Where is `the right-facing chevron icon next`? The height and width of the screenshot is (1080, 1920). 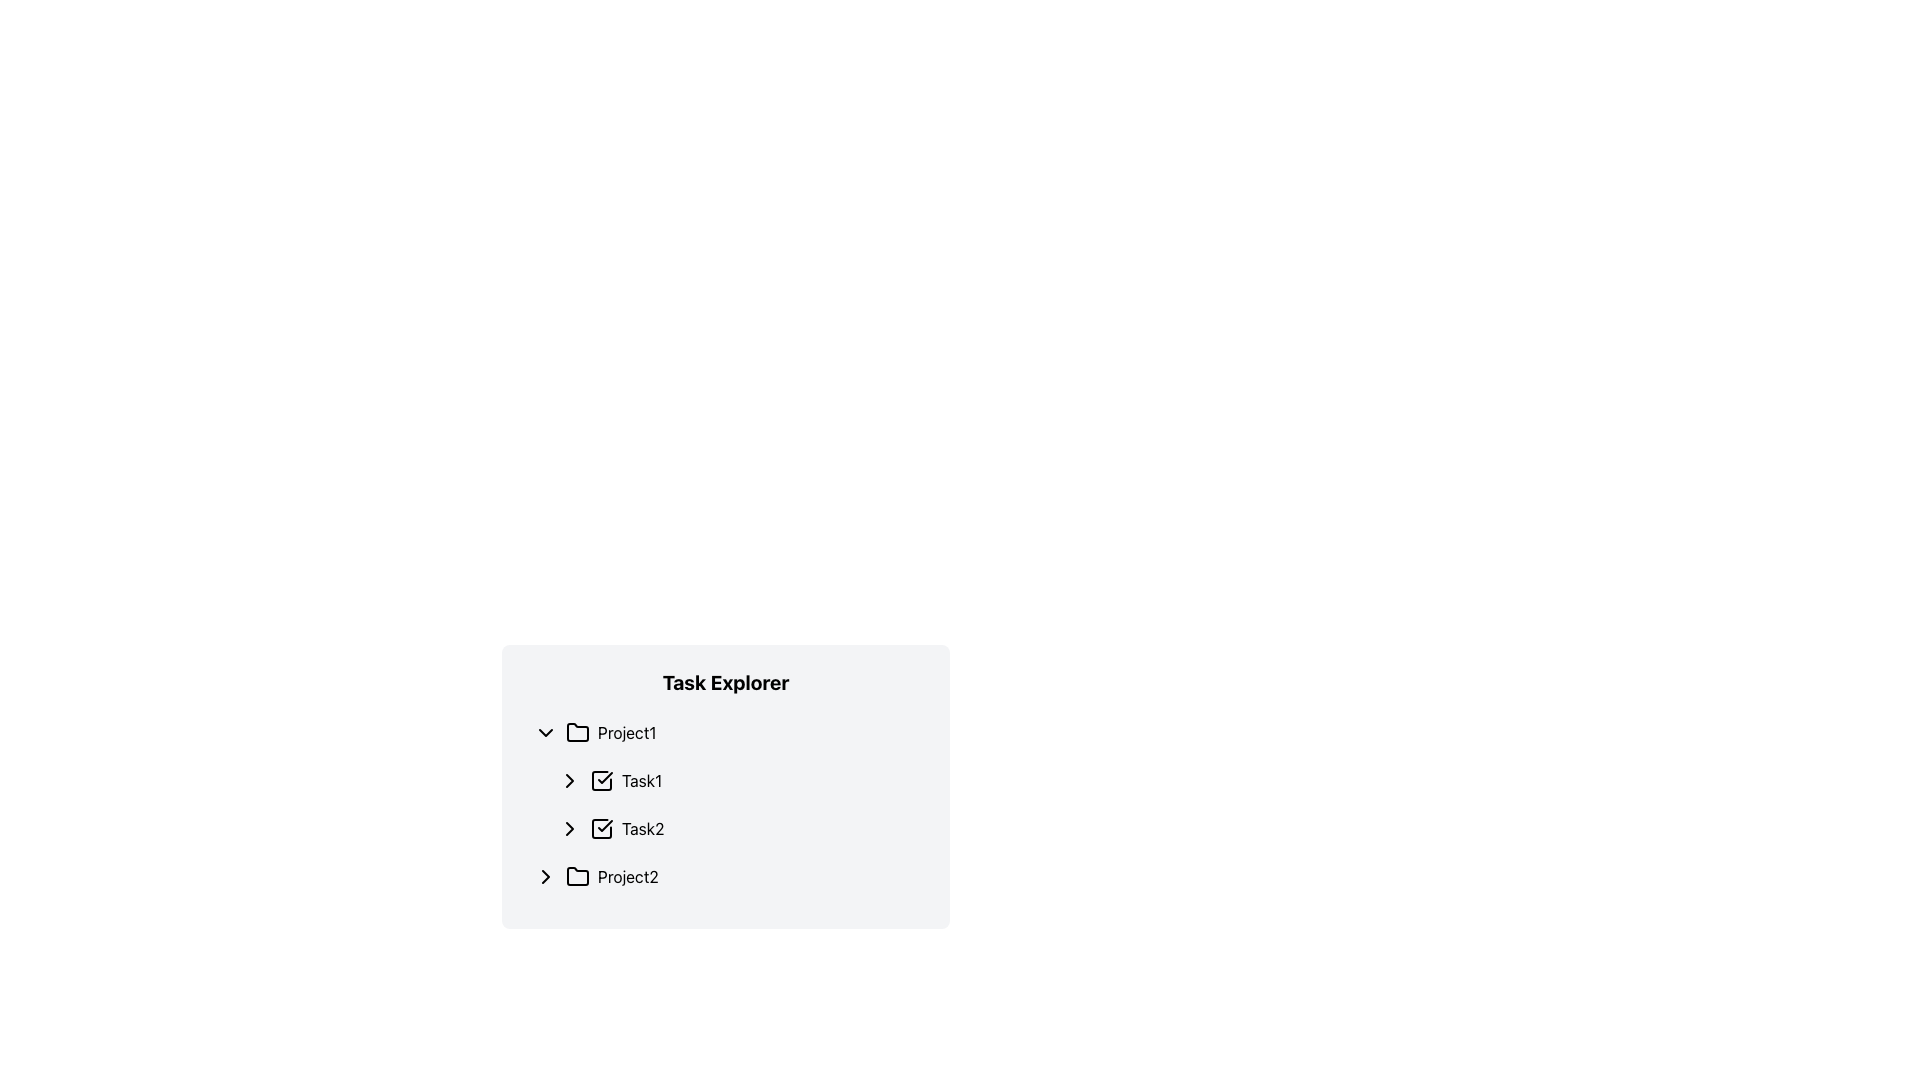
the right-facing chevron icon next is located at coordinates (569, 829).